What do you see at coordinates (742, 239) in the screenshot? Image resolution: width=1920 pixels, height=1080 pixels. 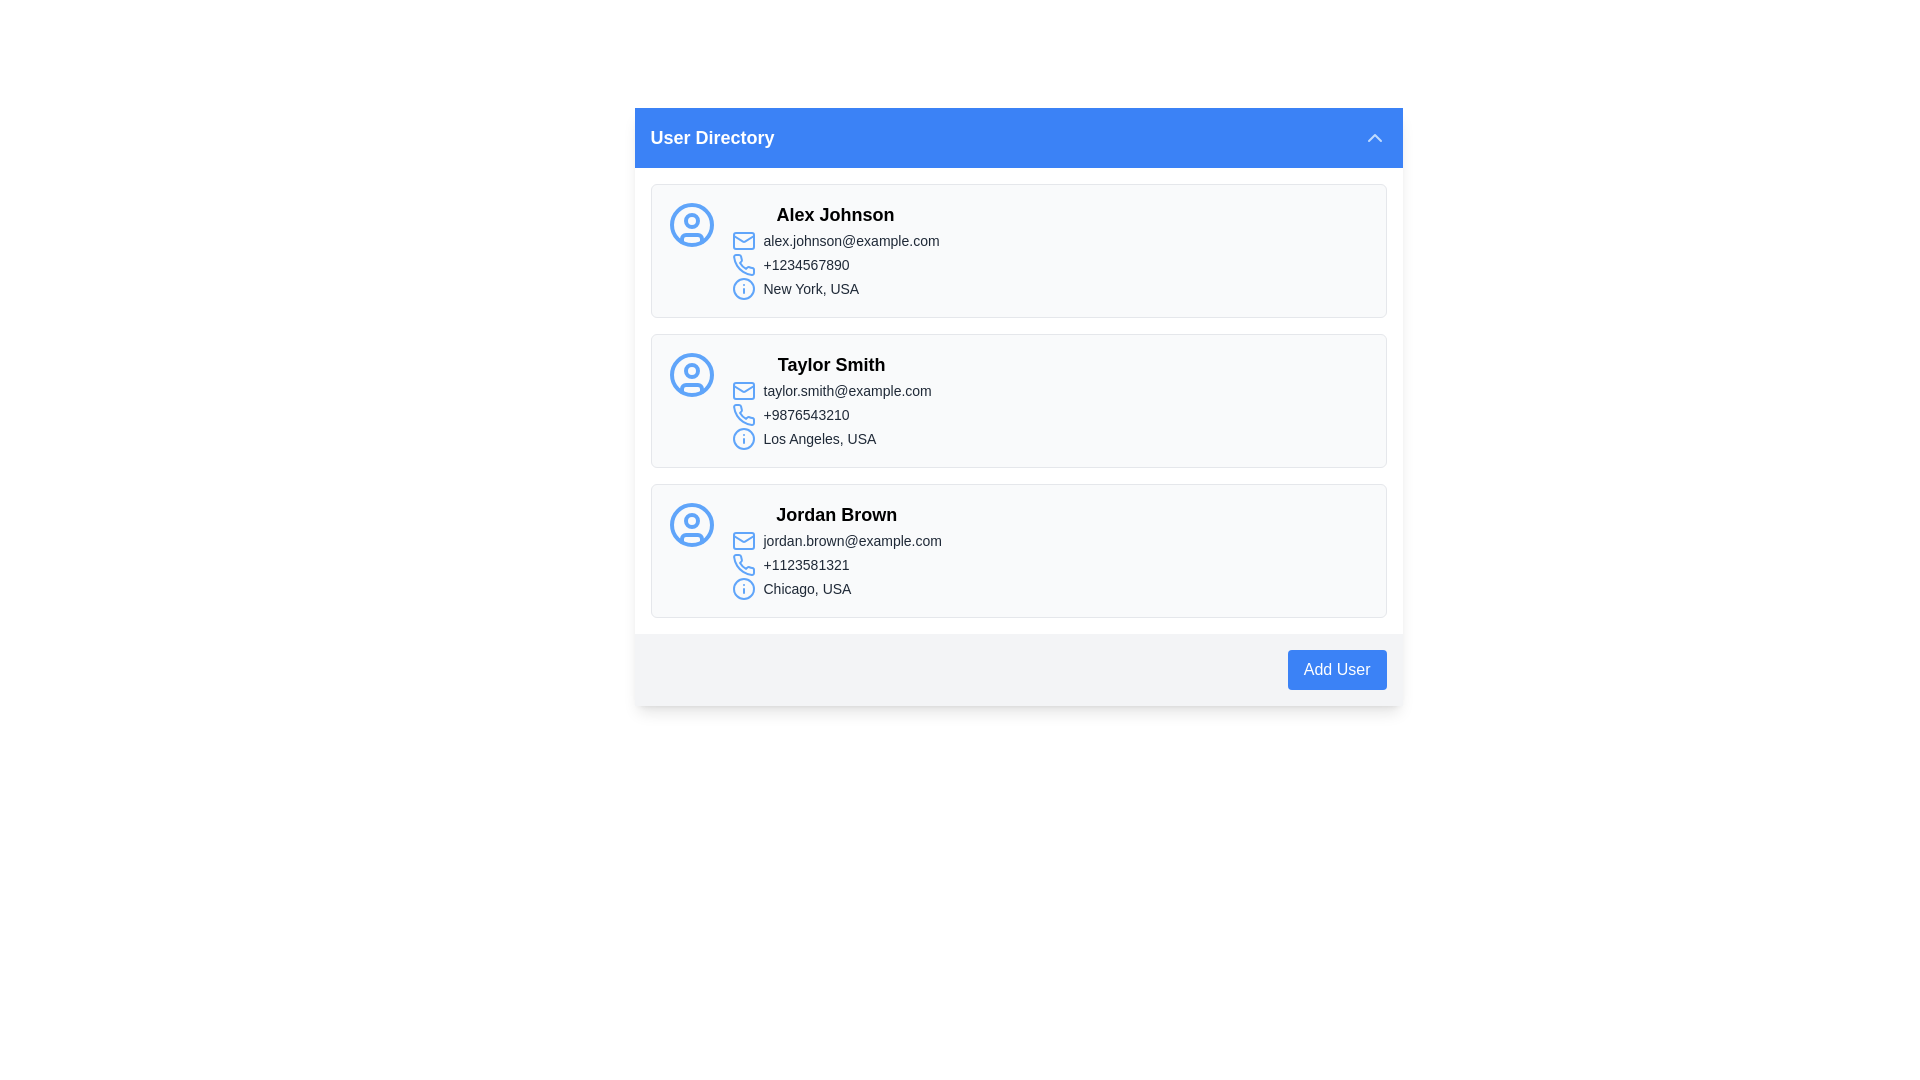 I see `the small blue rectangular shape with rounded corners that represents an envelope icon, located next to the text 'Alex Johnson' in the User Directory panel of the first card` at bounding box center [742, 239].